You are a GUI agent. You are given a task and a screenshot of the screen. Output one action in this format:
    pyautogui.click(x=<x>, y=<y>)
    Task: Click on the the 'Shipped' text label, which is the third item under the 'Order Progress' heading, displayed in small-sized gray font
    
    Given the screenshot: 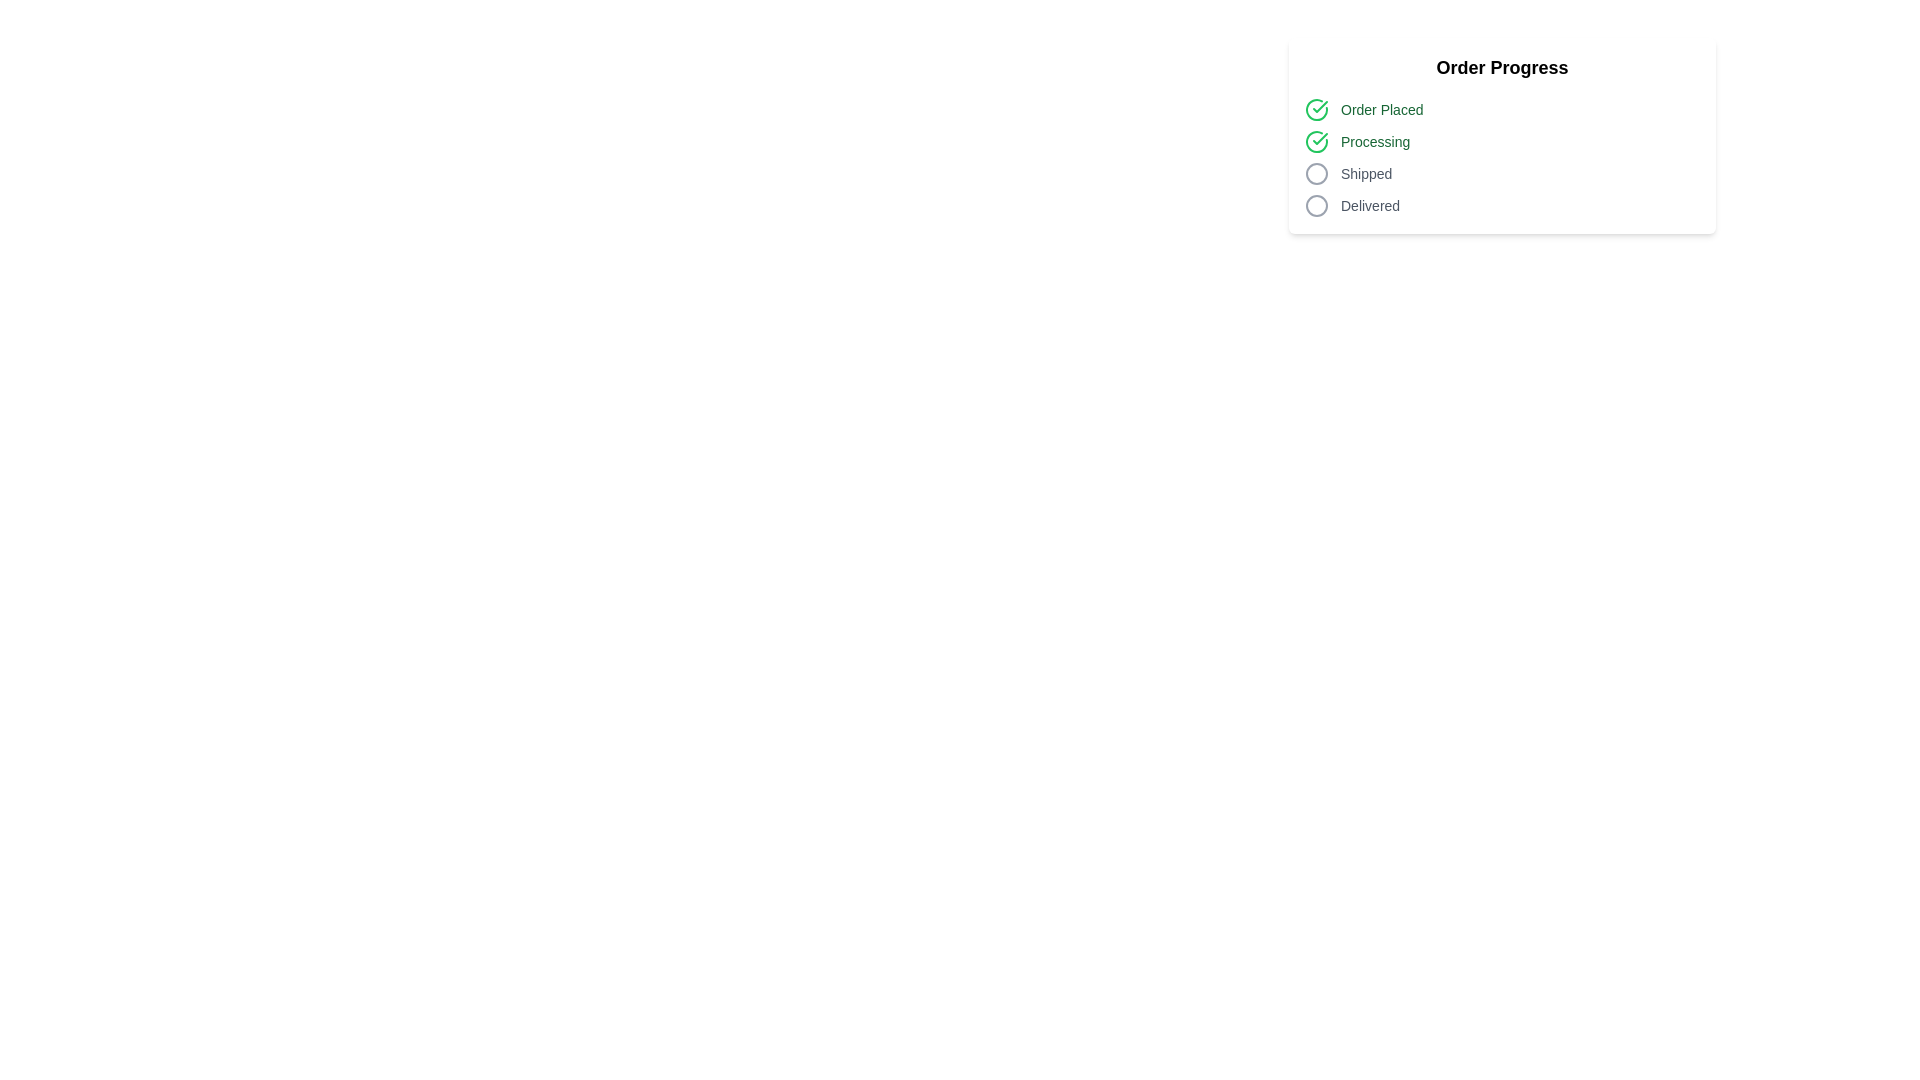 What is the action you would take?
    pyautogui.click(x=1365, y=172)
    